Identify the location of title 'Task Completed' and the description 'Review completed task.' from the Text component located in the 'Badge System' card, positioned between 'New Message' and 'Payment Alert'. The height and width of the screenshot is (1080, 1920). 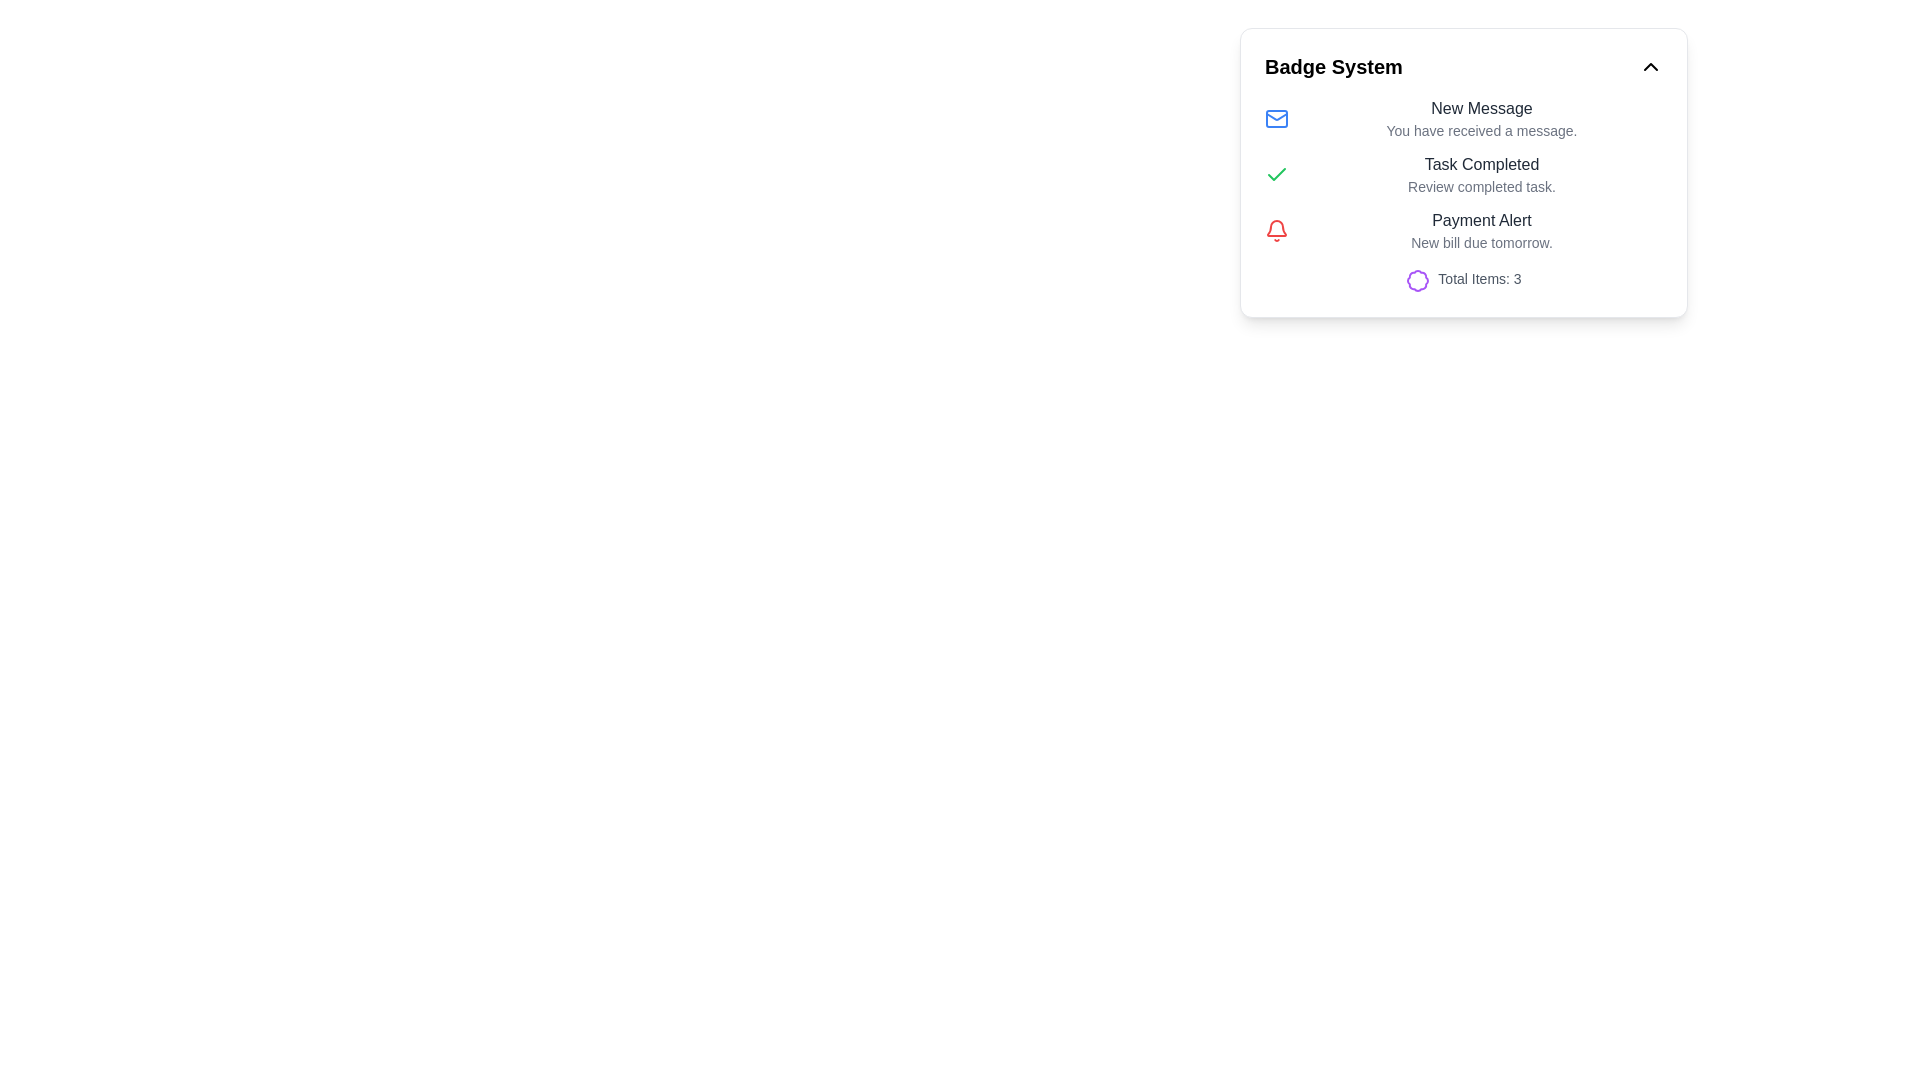
(1482, 173).